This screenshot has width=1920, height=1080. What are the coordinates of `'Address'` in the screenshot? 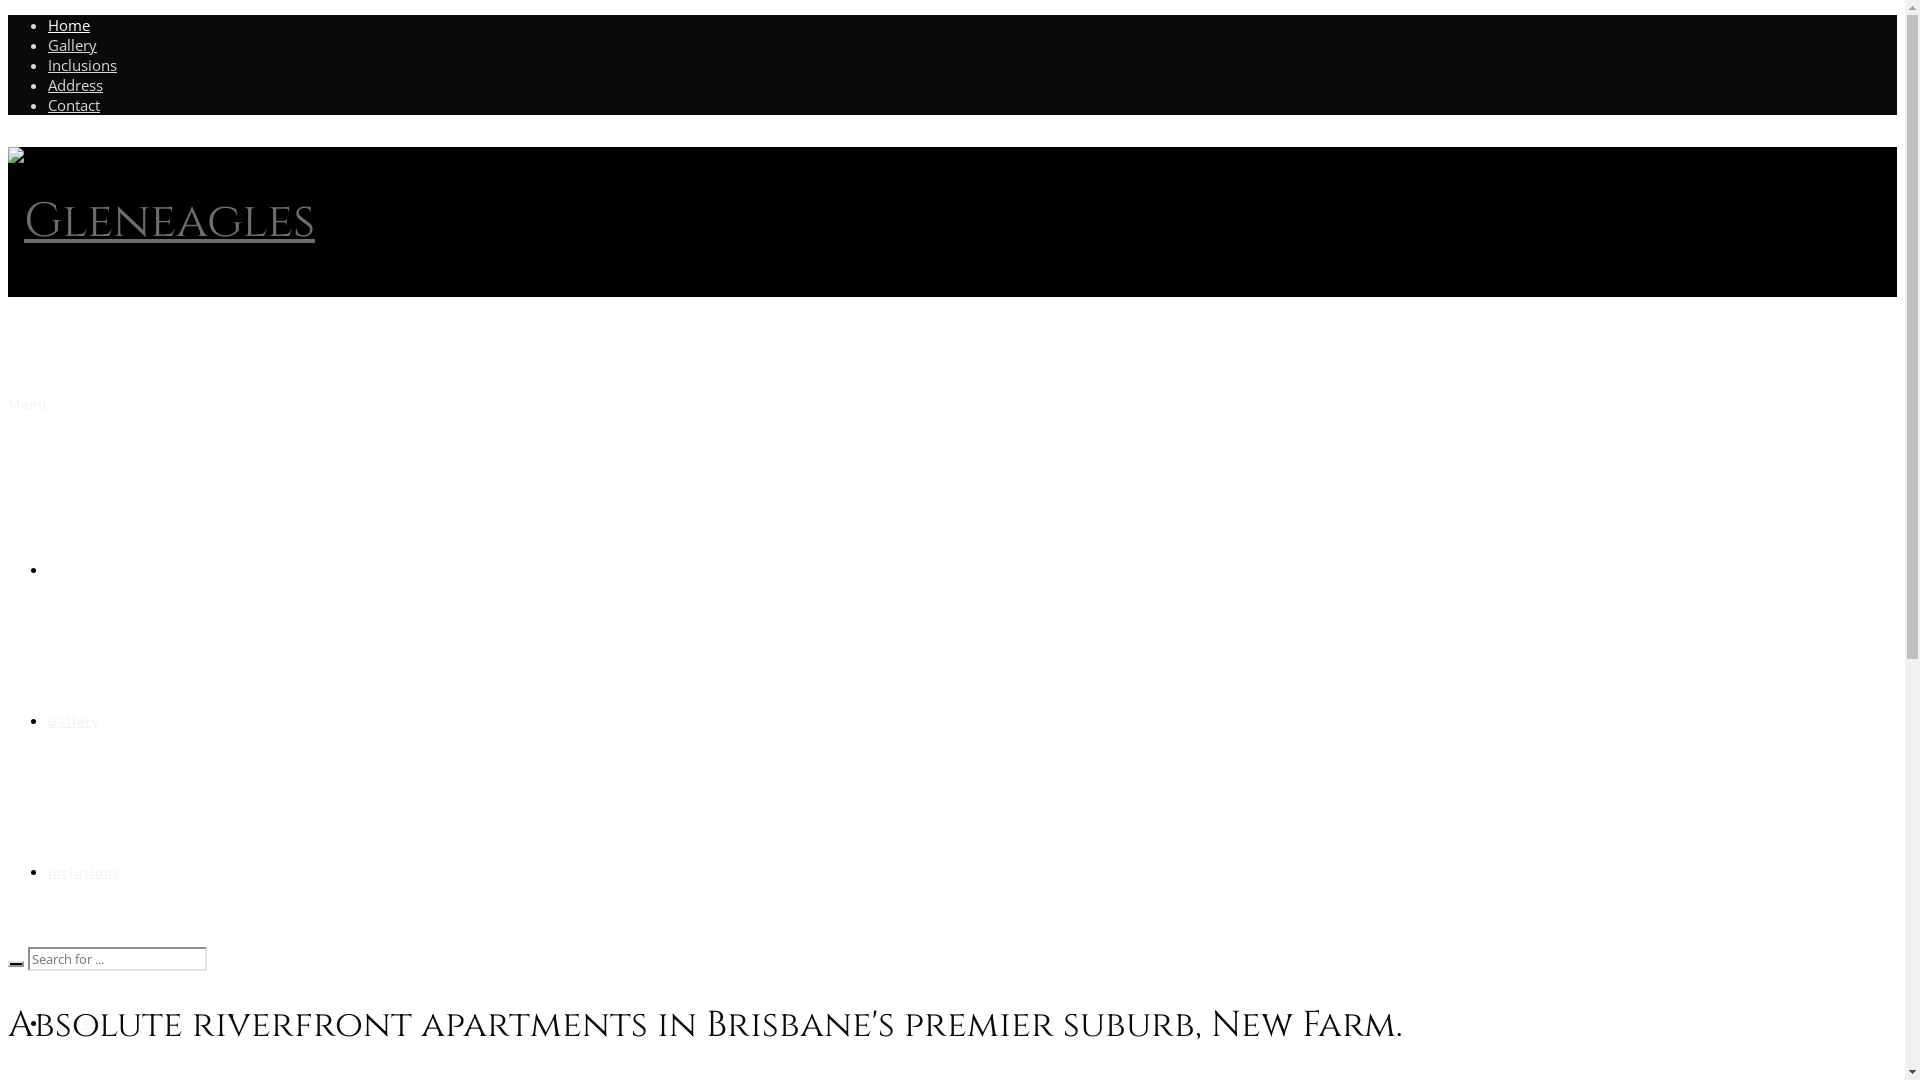 It's located at (75, 83).